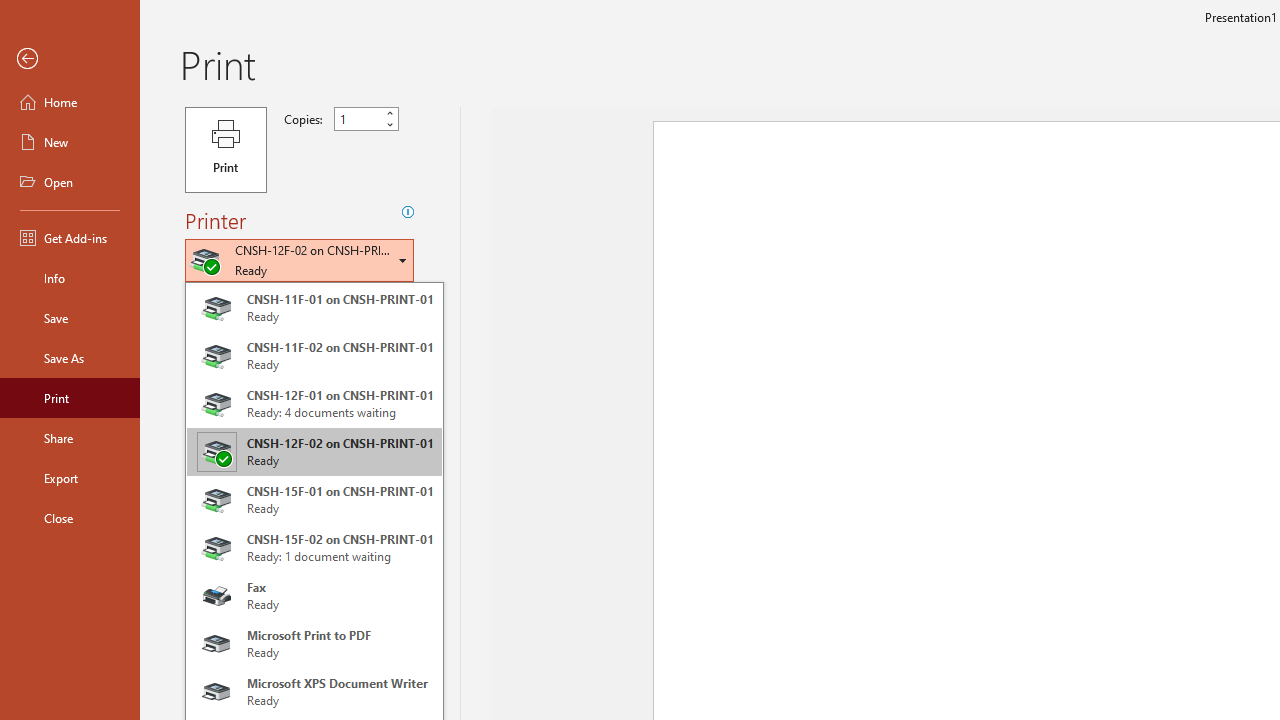 The height and width of the screenshot is (720, 1280). What do you see at coordinates (69, 58) in the screenshot?
I see `'Back'` at bounding box center [69, 58].